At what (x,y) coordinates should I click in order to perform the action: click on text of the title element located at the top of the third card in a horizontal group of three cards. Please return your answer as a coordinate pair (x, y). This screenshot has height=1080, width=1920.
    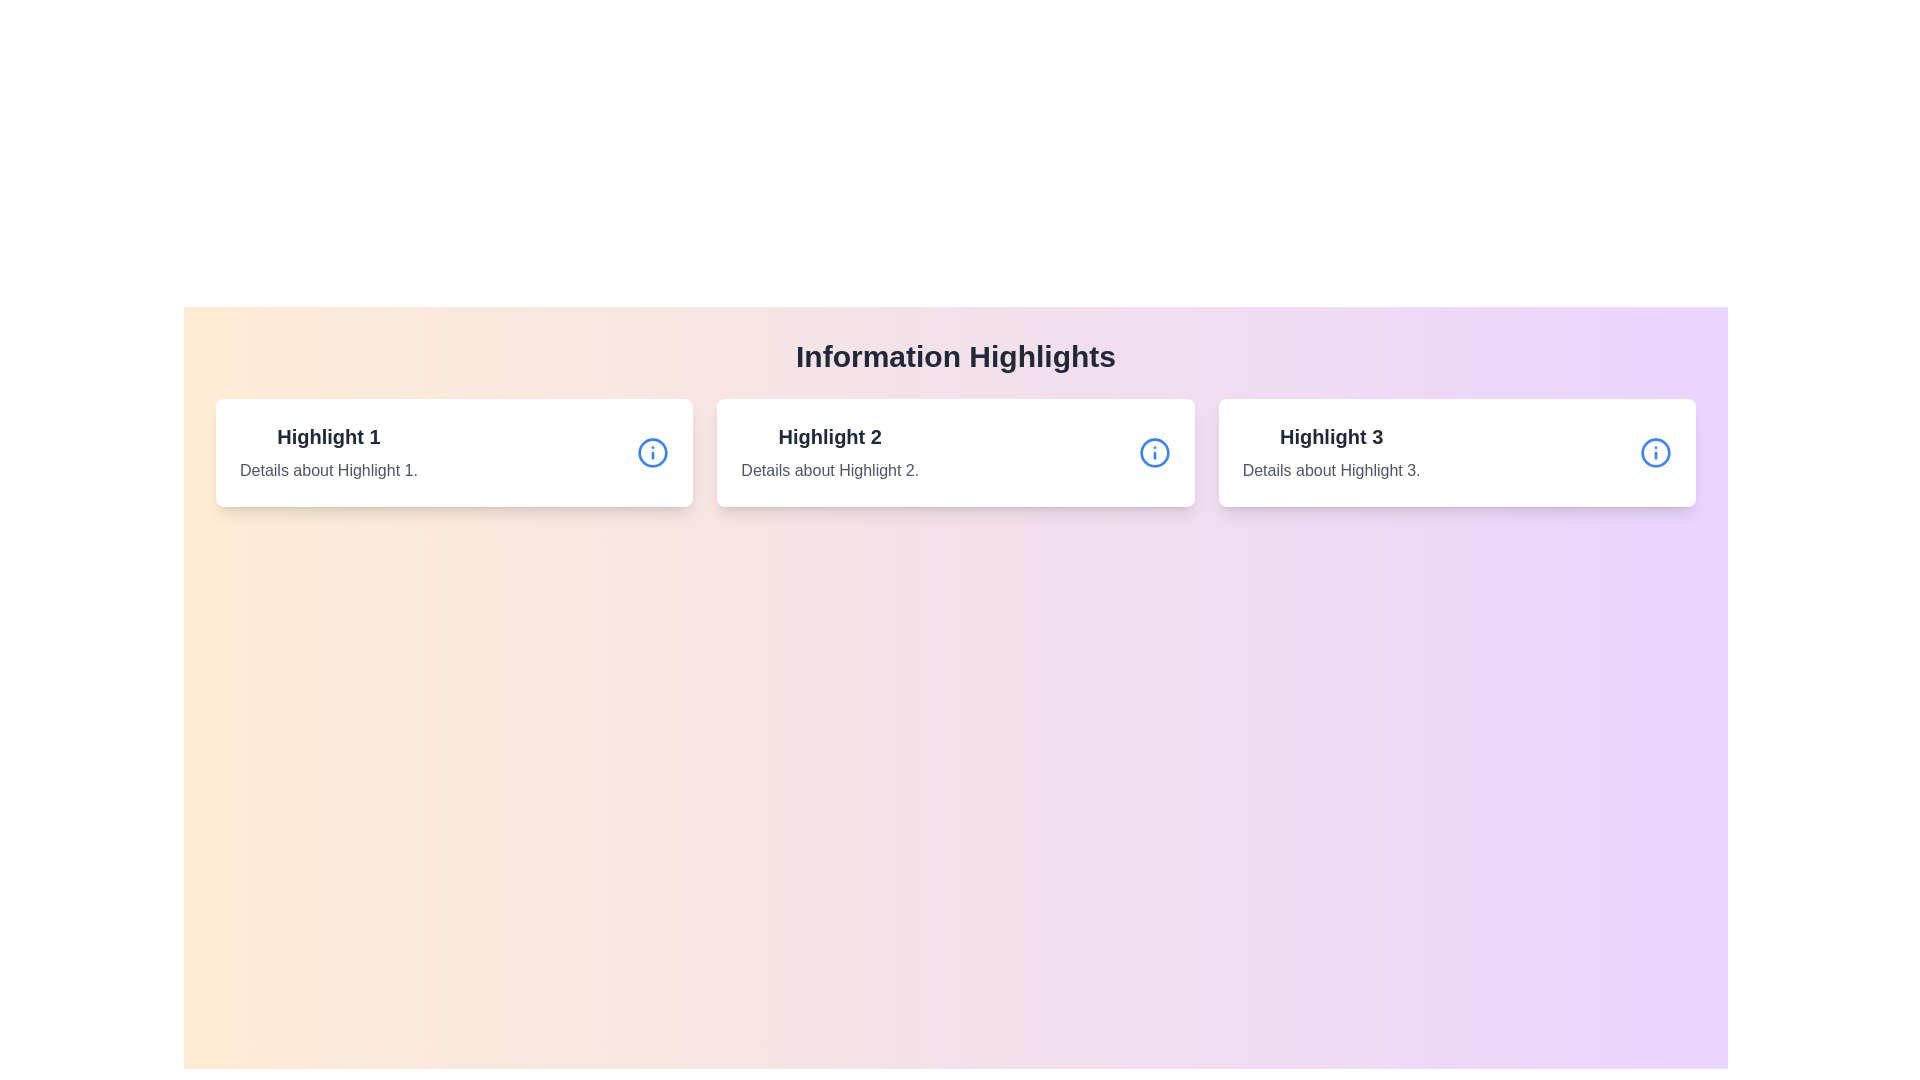
    Looking at the image, I should click on (1331, 435).